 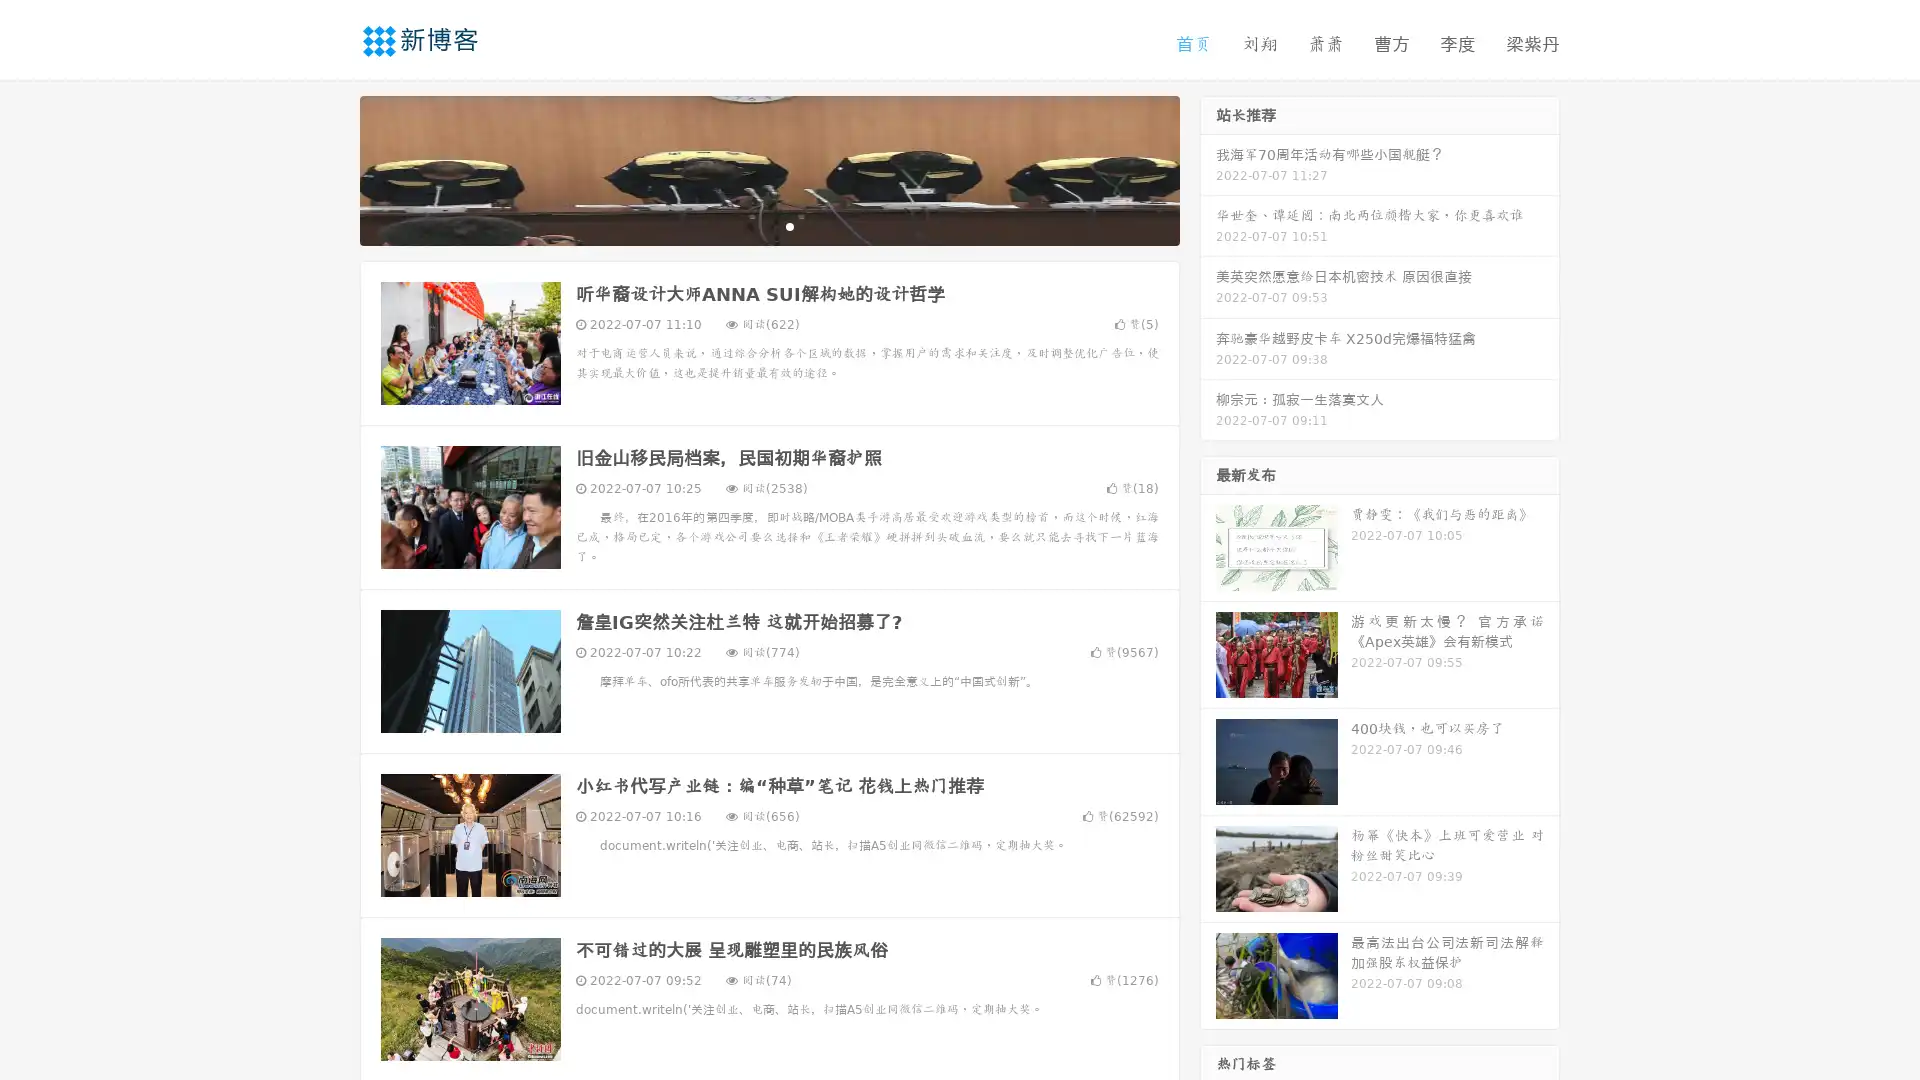 I want to click on Next slide, so click(x=1208, y=168).